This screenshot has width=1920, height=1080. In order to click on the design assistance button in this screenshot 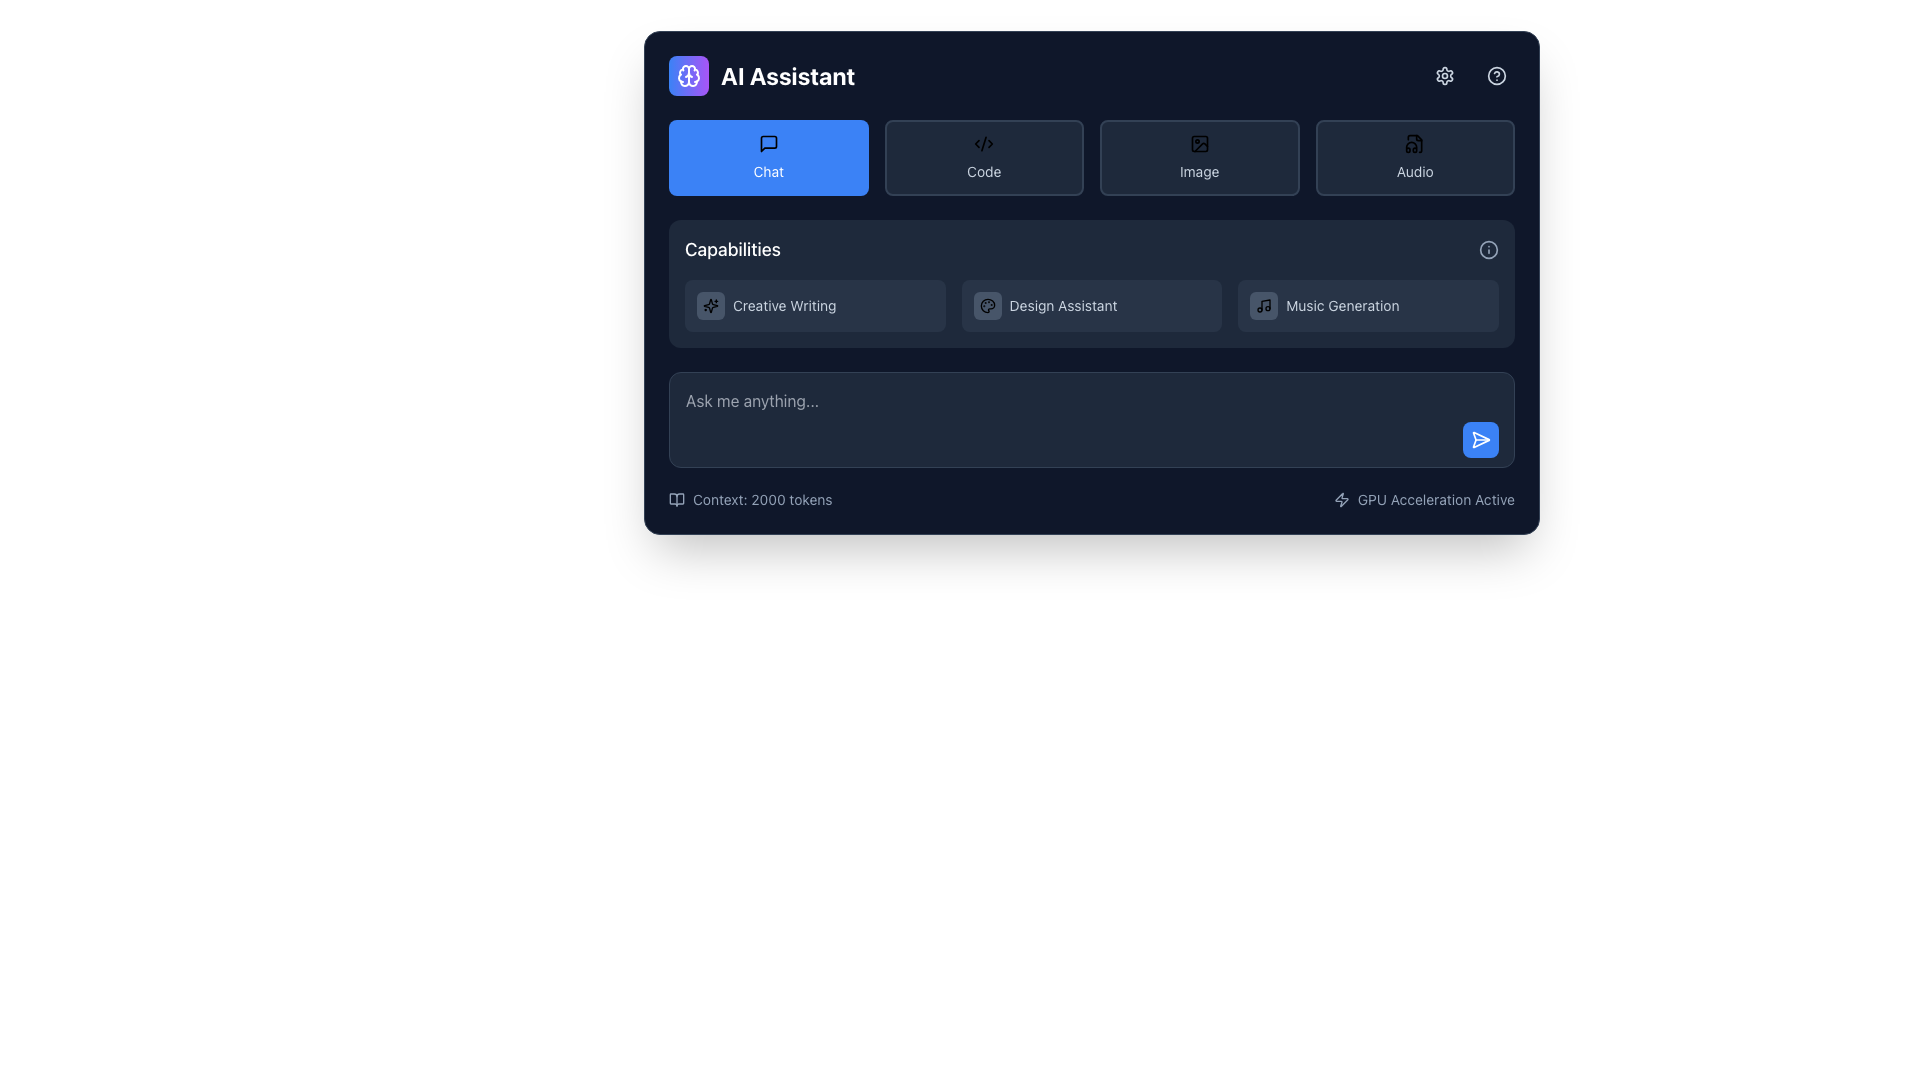, I will do `click(1090, 305)`.